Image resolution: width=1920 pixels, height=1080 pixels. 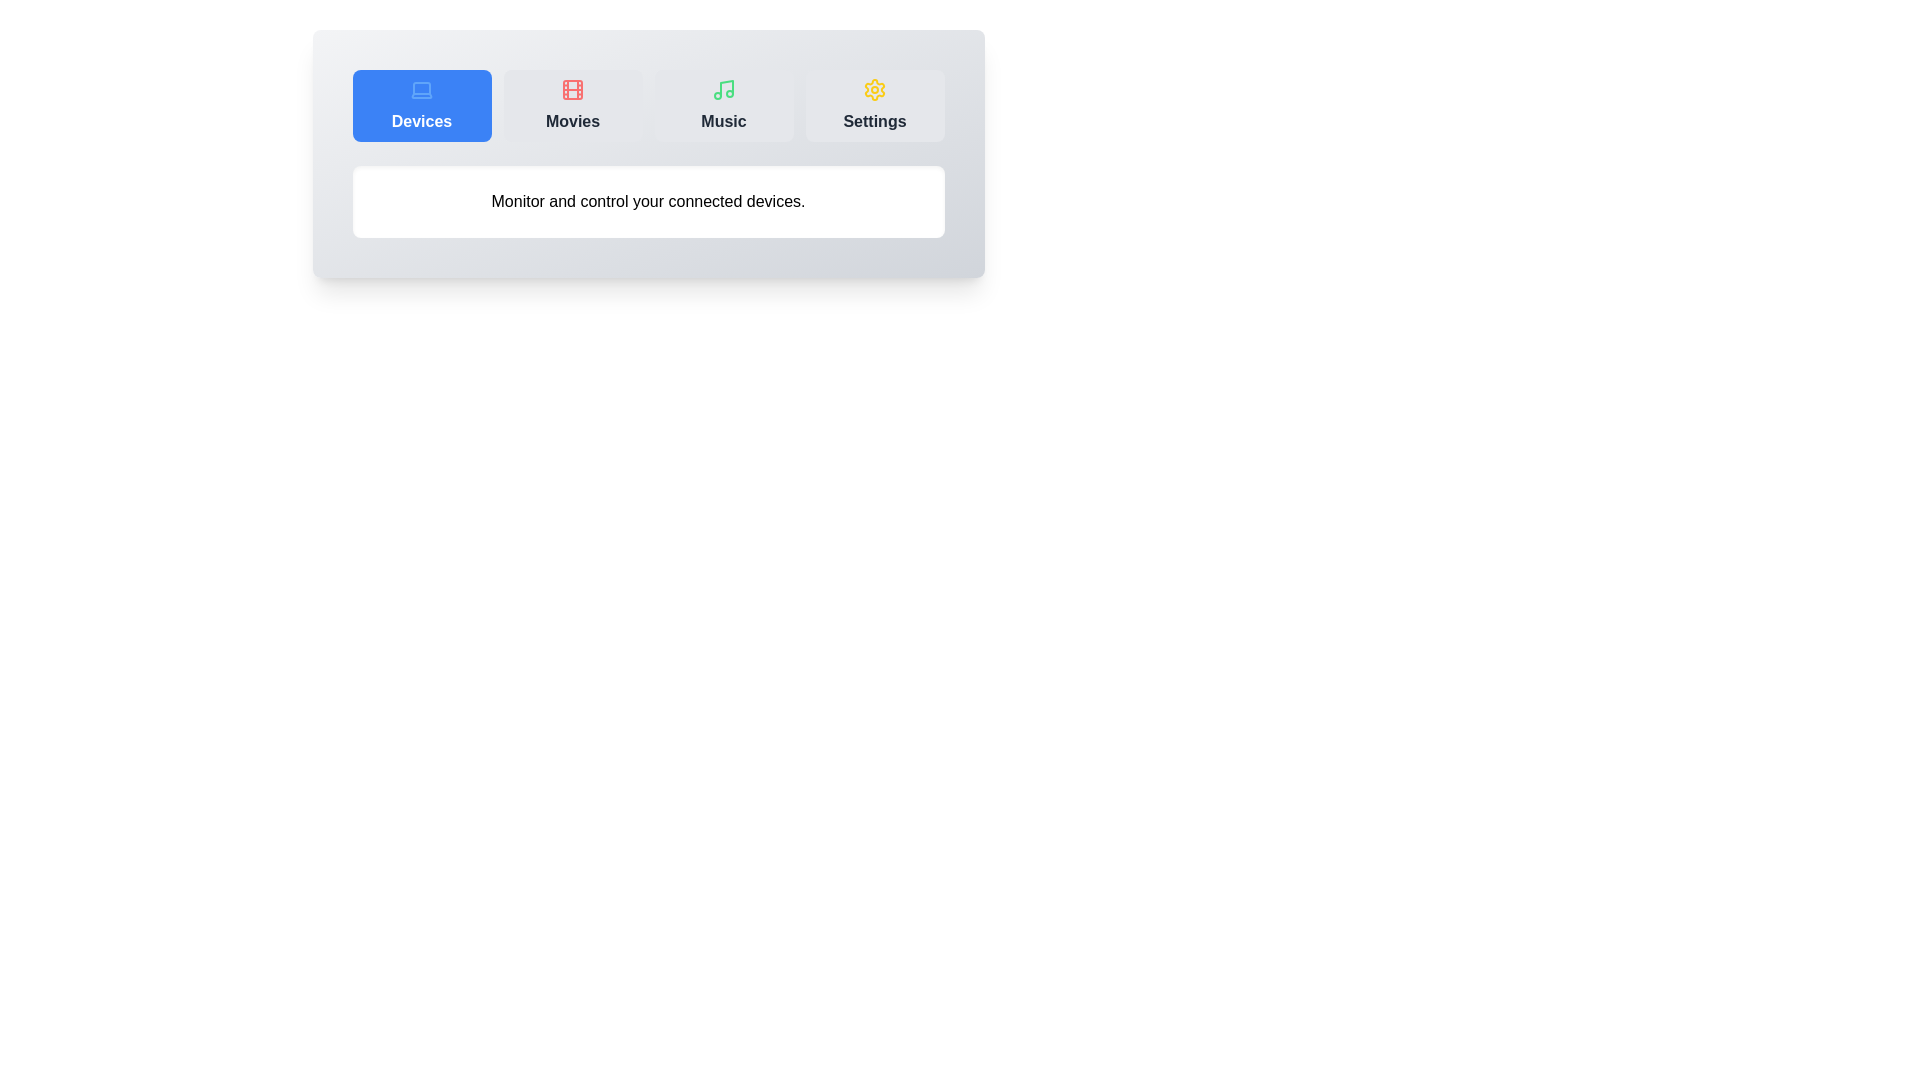 What do you see at coordinates (874, 105) in the screenshot?
I see `the Settings tab in the dashboard` at bounding box center [874, 105].